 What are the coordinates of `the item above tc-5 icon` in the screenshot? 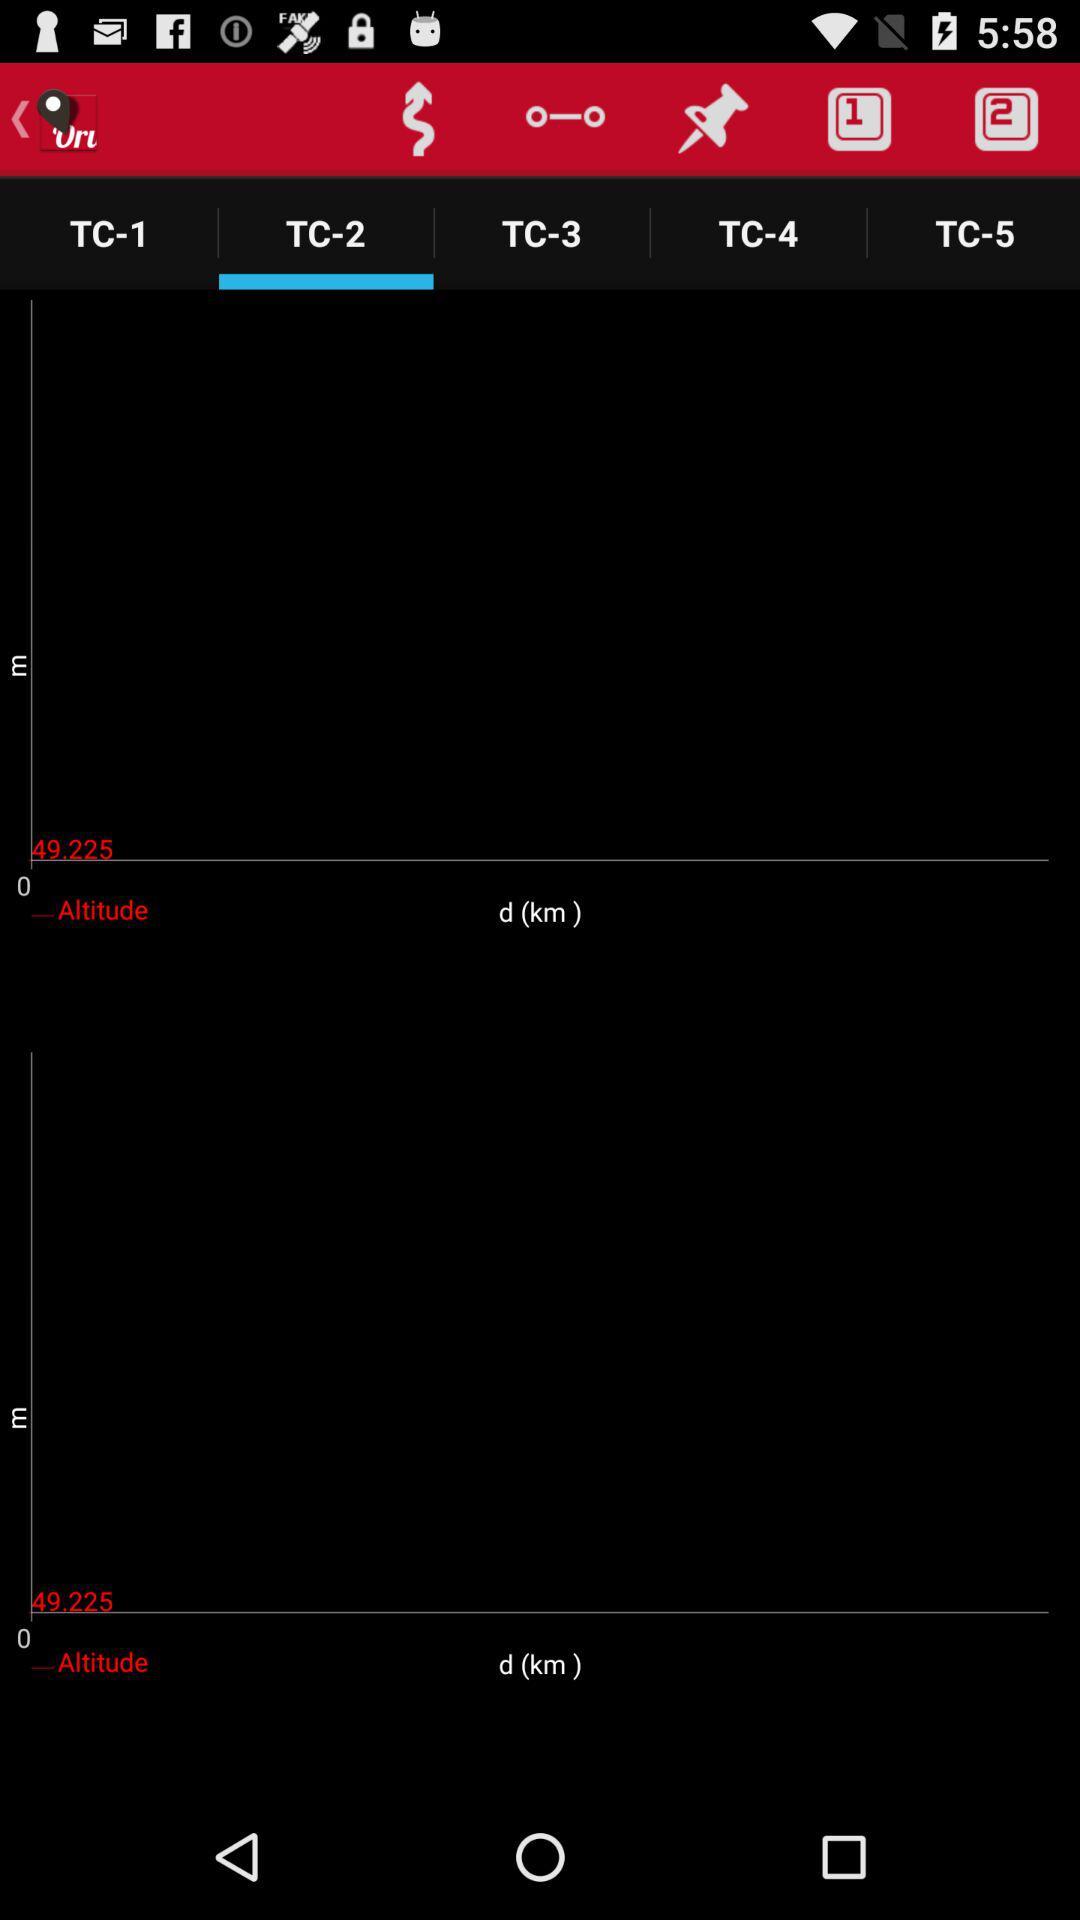 It's located at (1006, 118).